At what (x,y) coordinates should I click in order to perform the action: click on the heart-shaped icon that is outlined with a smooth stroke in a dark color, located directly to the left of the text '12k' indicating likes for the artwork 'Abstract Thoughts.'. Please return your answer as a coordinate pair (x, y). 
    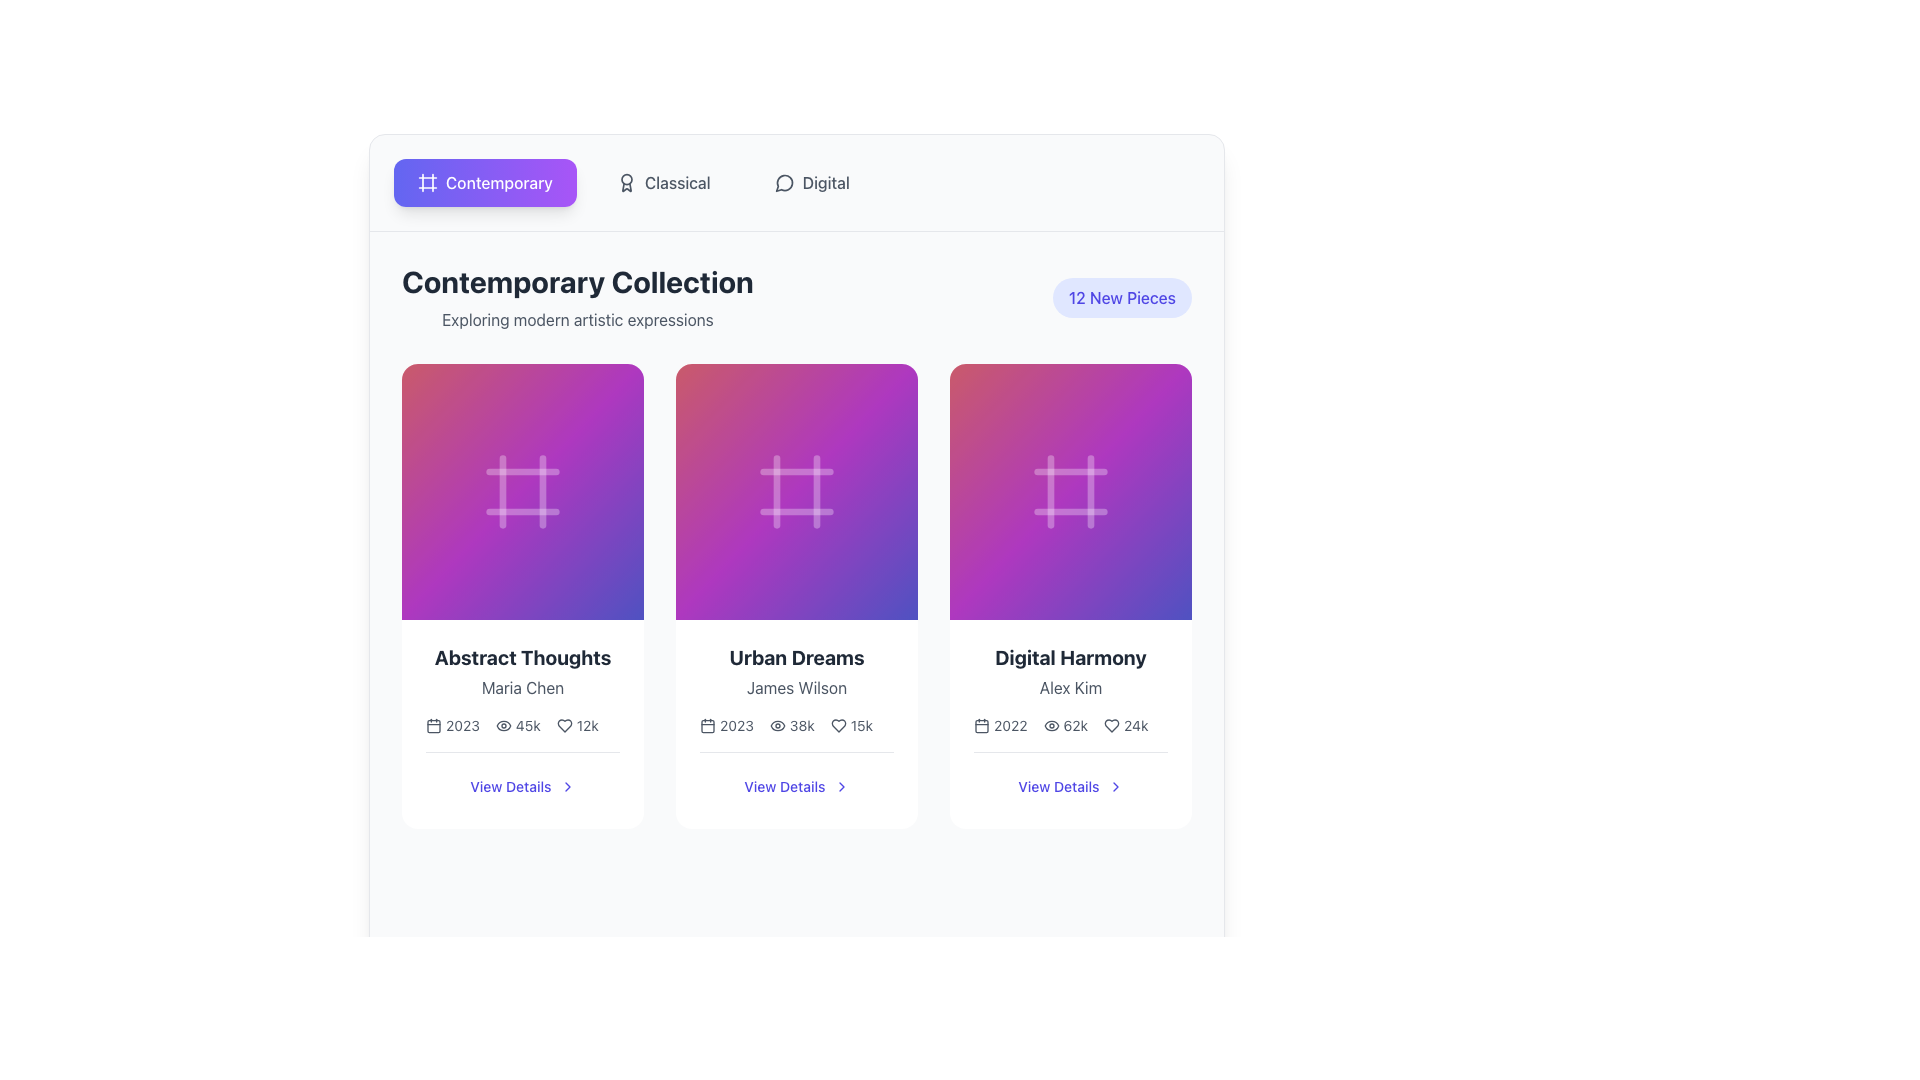
    Looking at the image, I should click on (563, 725).